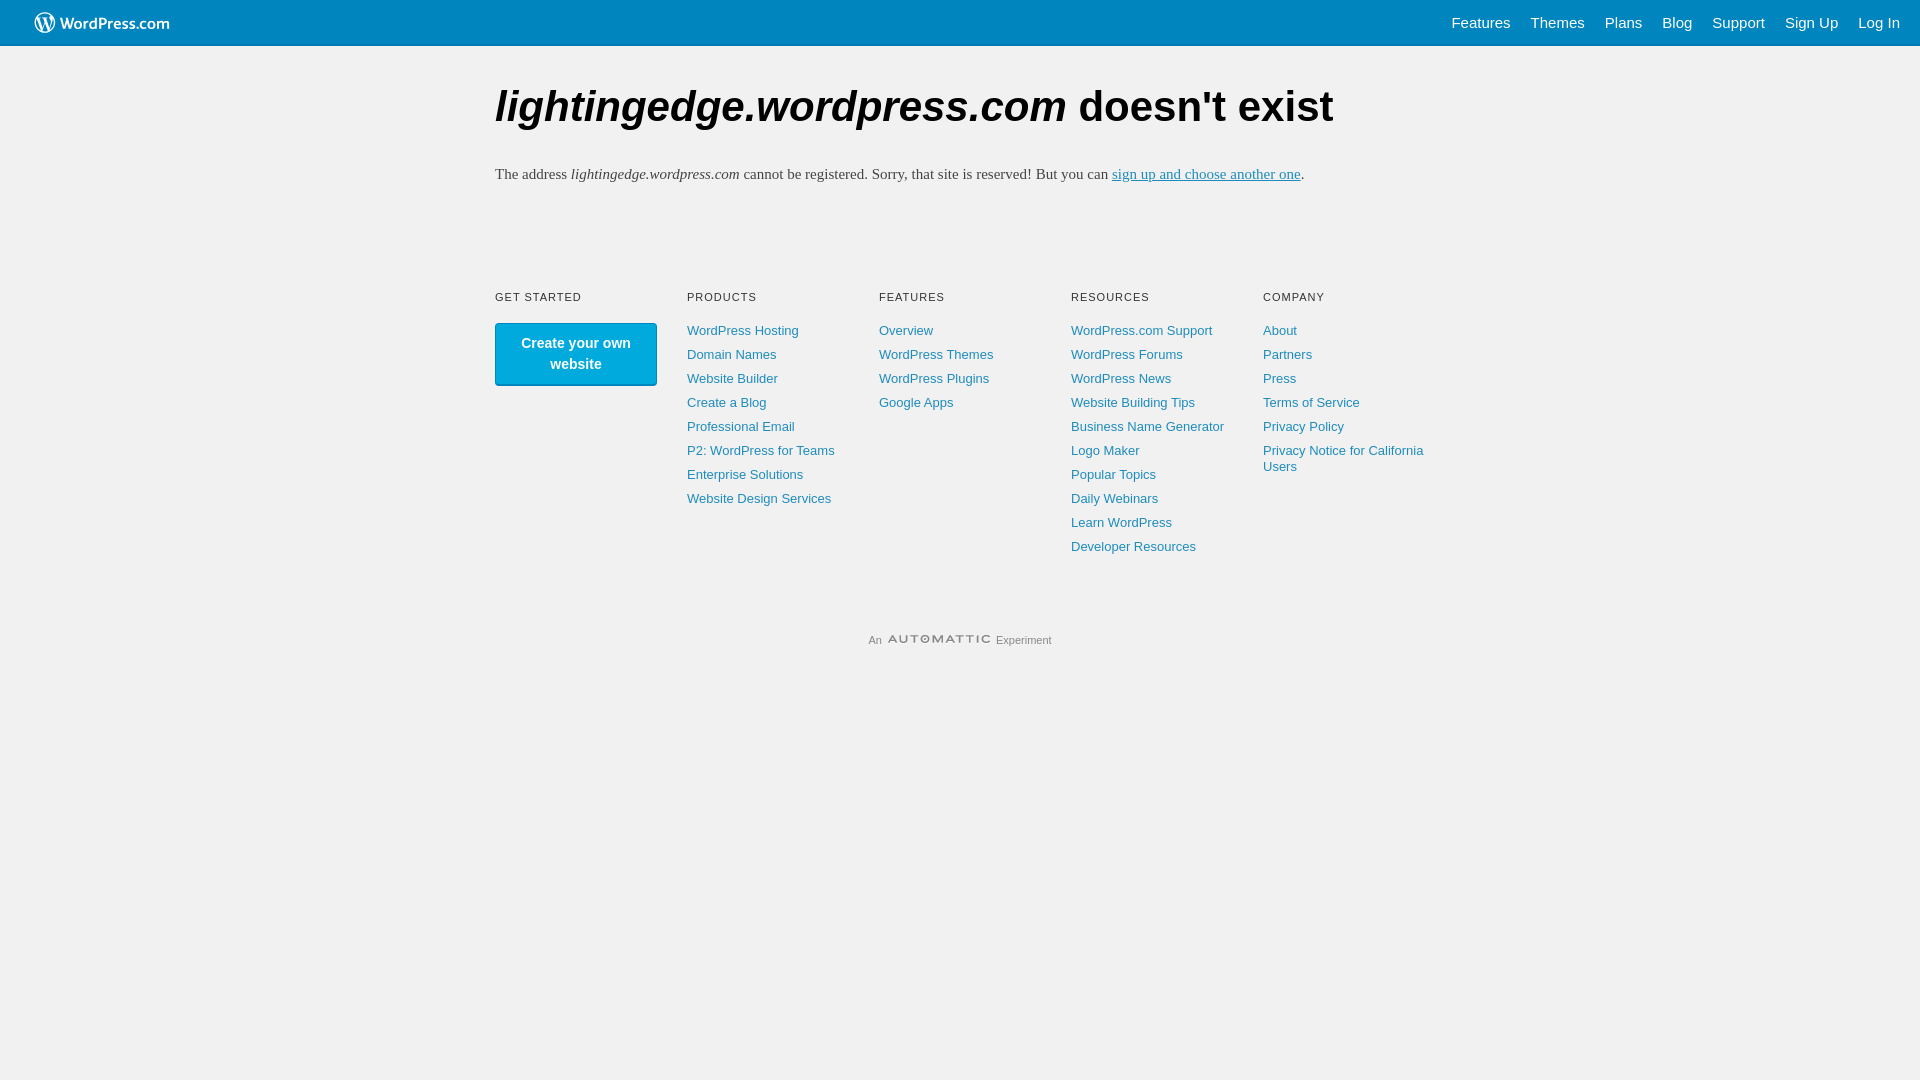  Describe the element at coordinates (933, 378) in the screenshot. I see `'WordPress Plugins'` at that location.